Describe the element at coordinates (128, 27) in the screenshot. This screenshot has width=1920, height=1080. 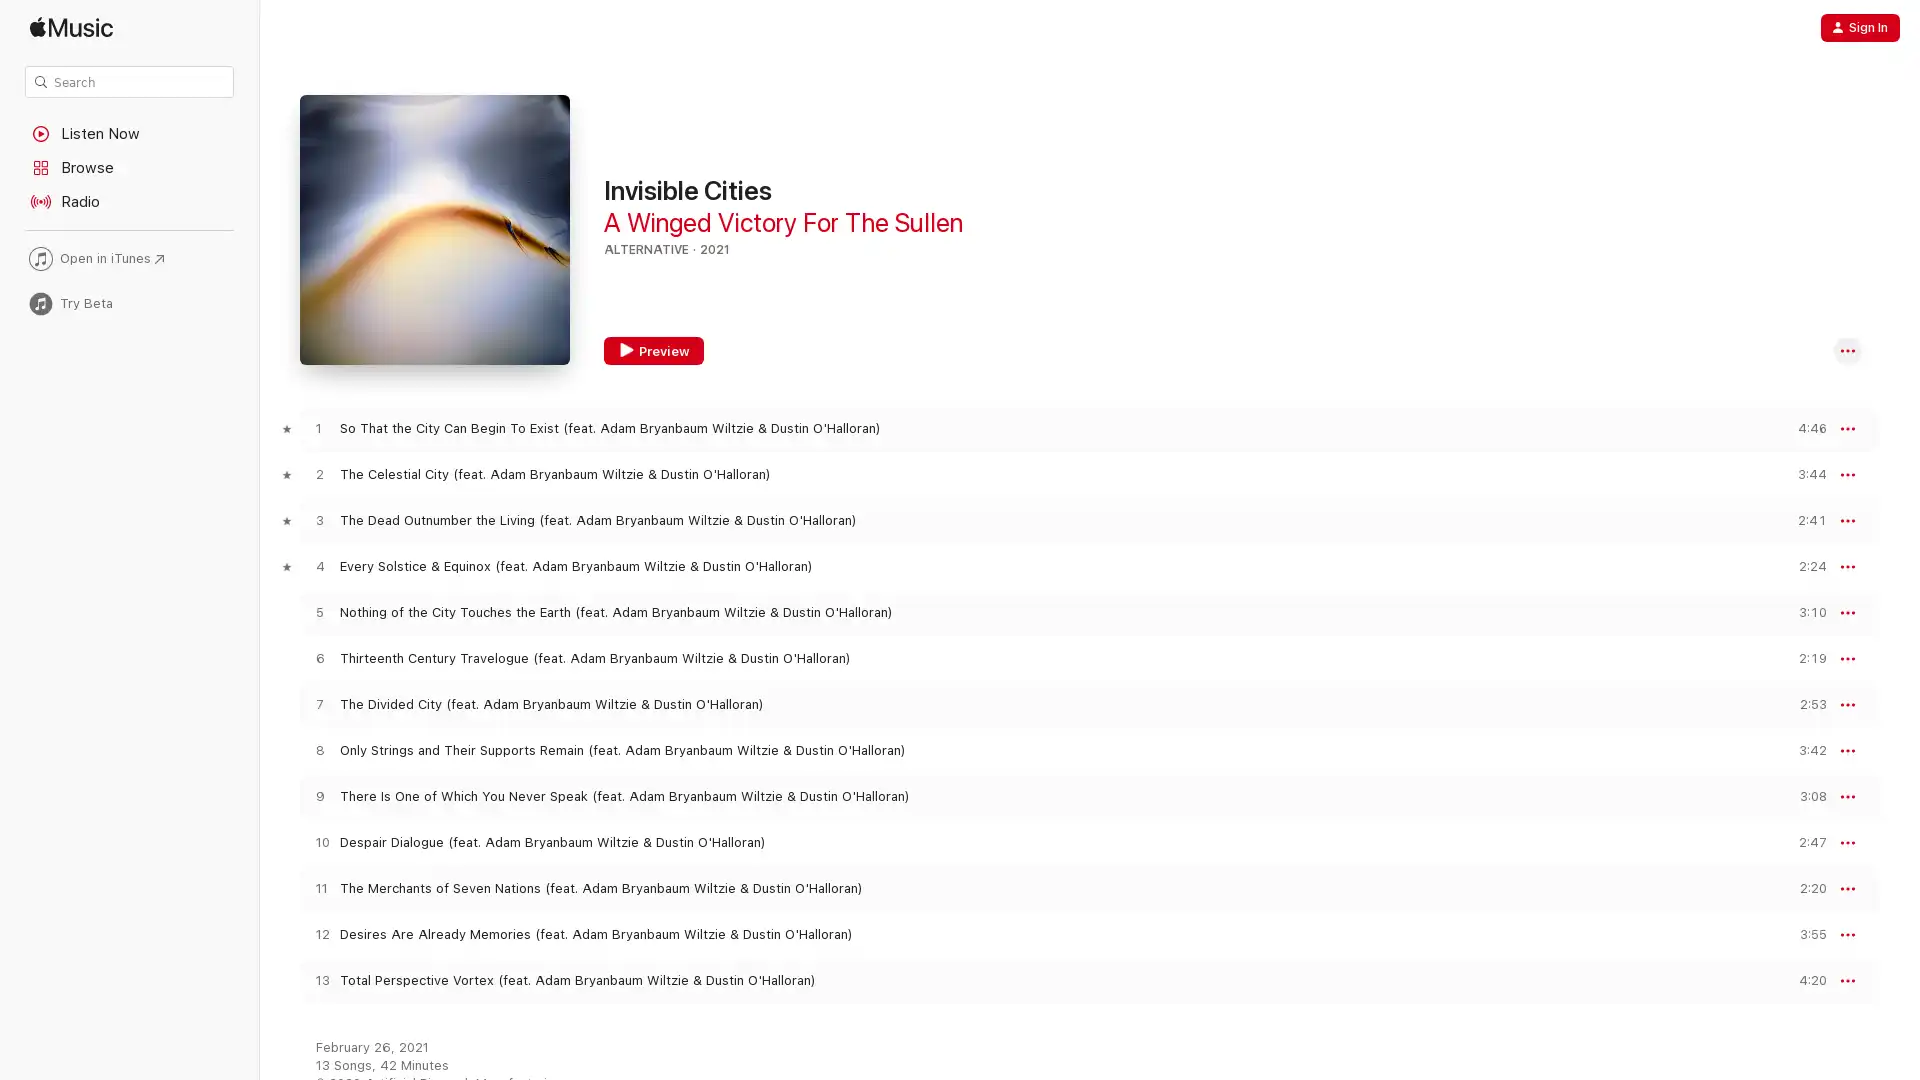
I see `Apple Music` at that location.